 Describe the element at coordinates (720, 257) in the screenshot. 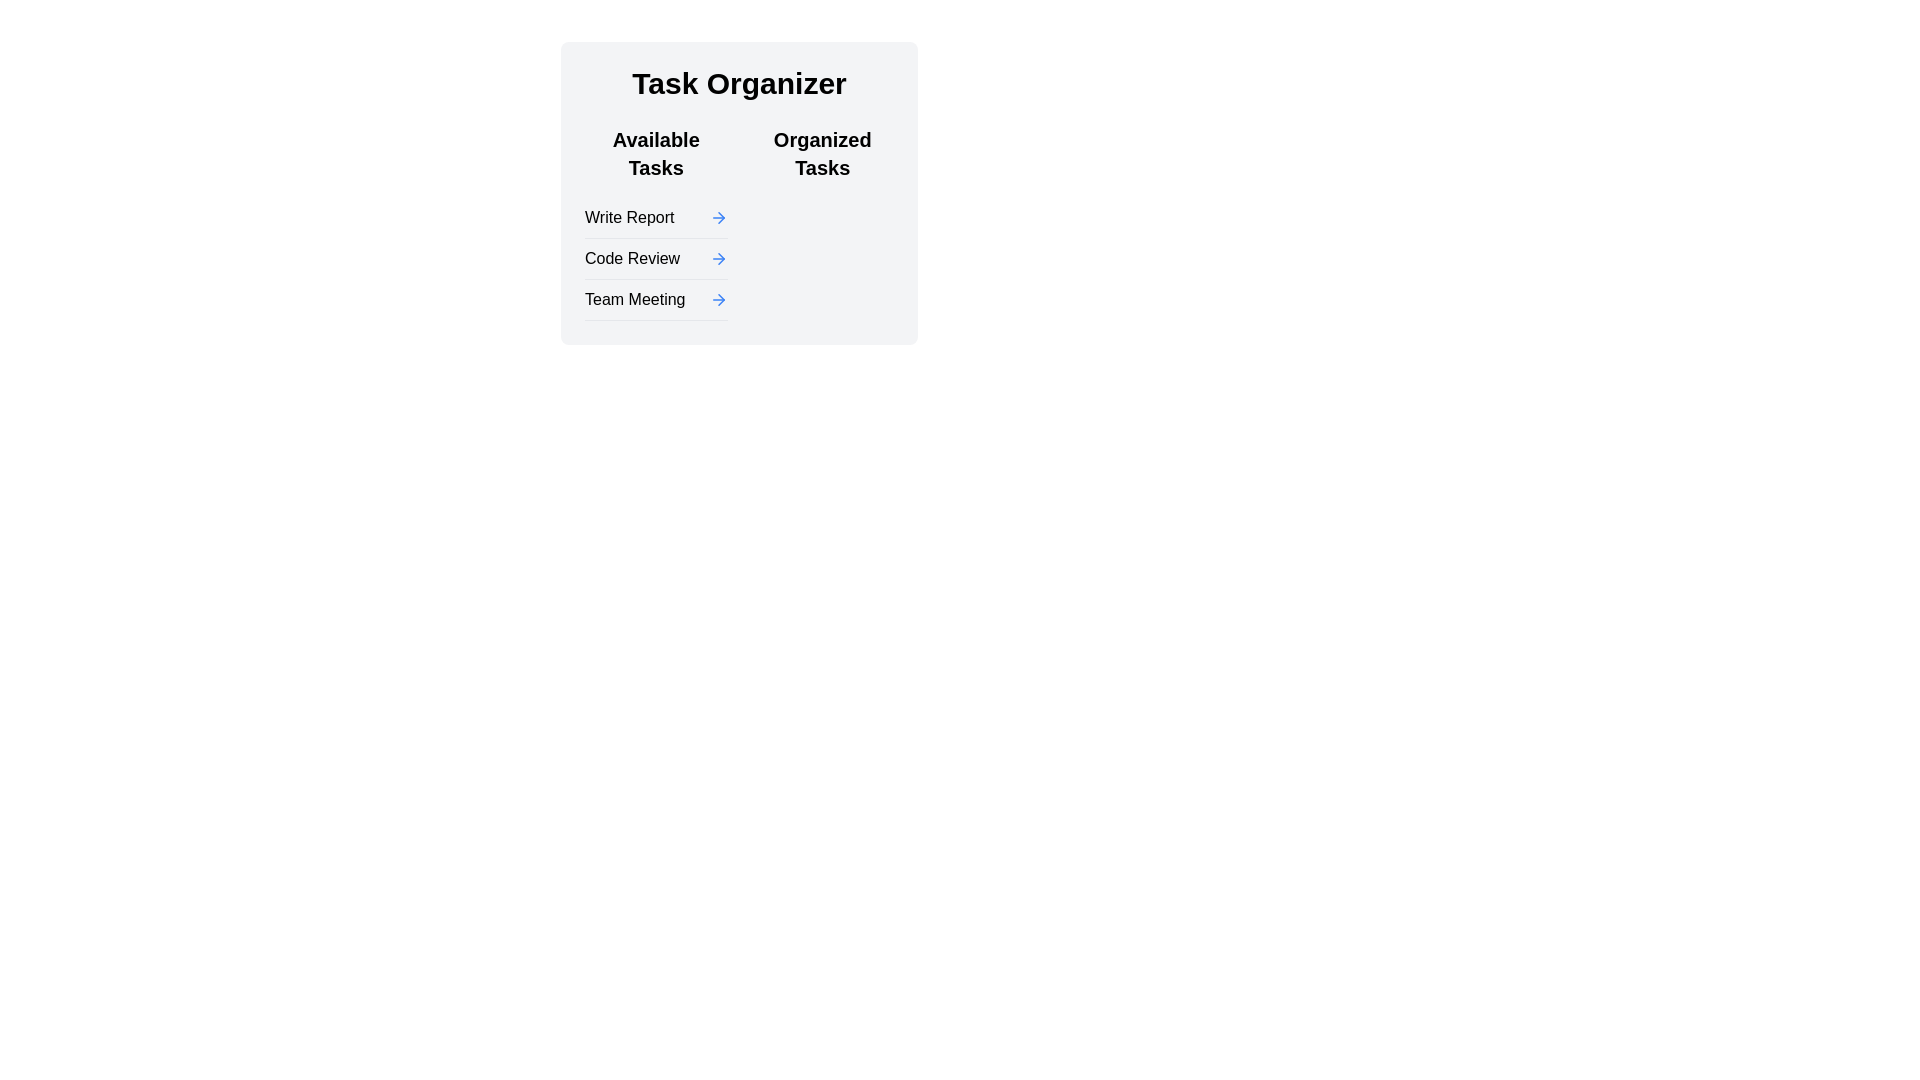

I see `the right-pointing arrow icon in the second row of the 'Available Tasks' section` at that location.